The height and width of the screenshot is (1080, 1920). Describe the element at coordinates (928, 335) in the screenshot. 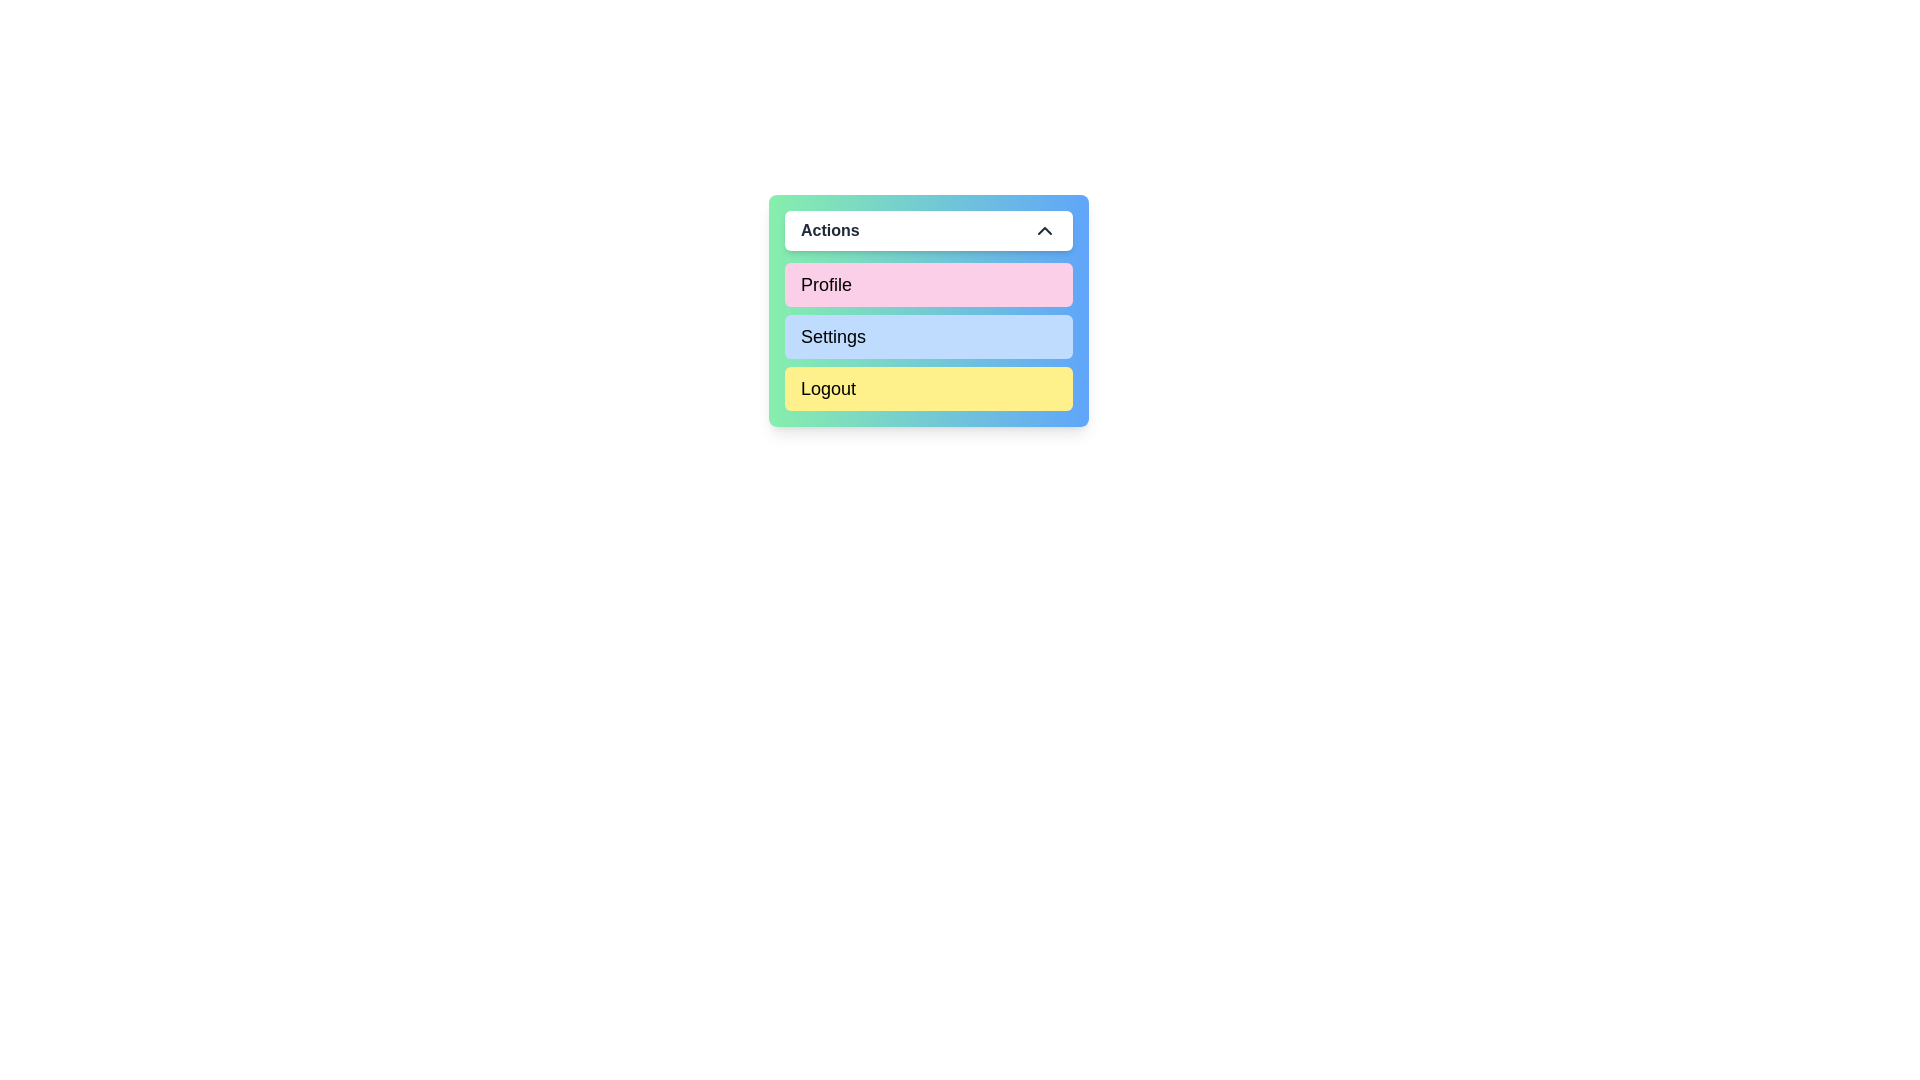

I see `the second button in the vertically aligned menu, located between the 'Profile' button with a pink background above and the 'Logout' button with a yellow background below` at that location.